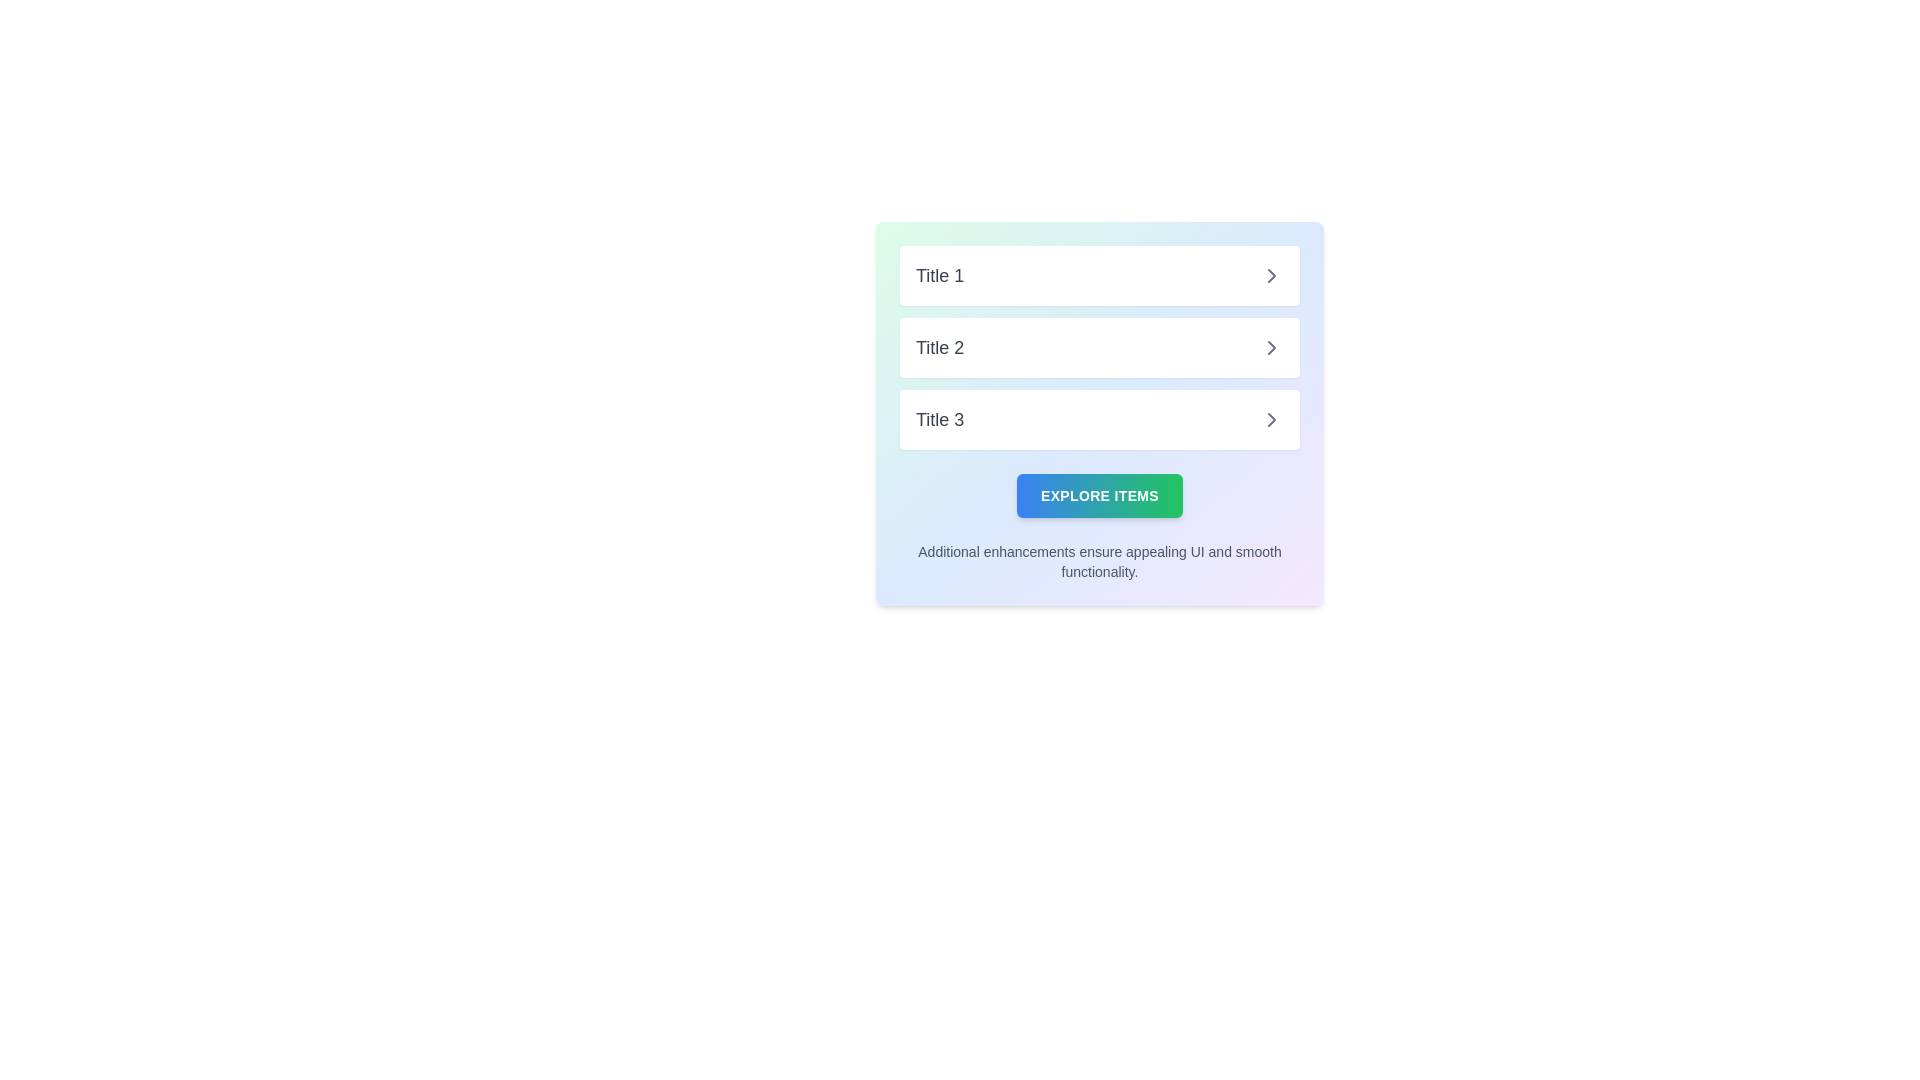 This screenshot has height=1080, width=1920. Describe the element at coordinates (1271, 276) in the screenshot. I see `the Chevron Icon located on the right-hand side of the rectangular box labeled 'Title 1'` at that location.